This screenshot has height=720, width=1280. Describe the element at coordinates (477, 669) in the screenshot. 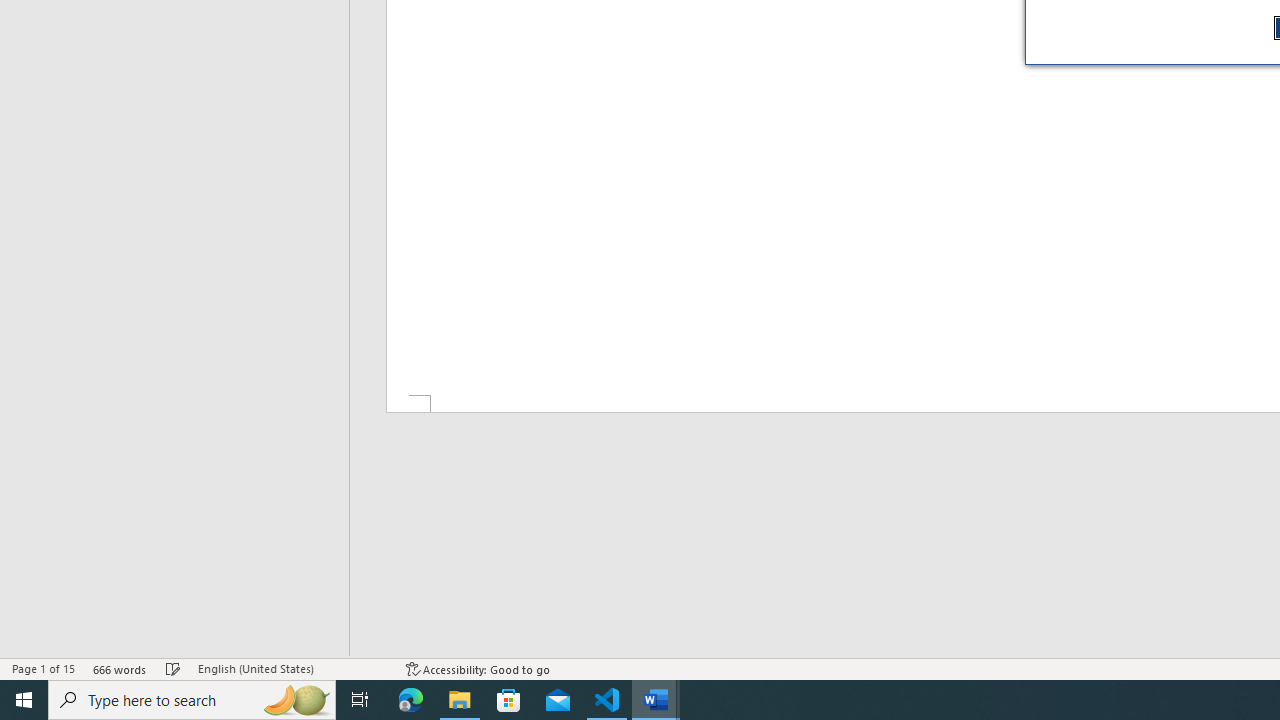

I see `'Accessibility Checker Accessibility: Good to go'` at that location.